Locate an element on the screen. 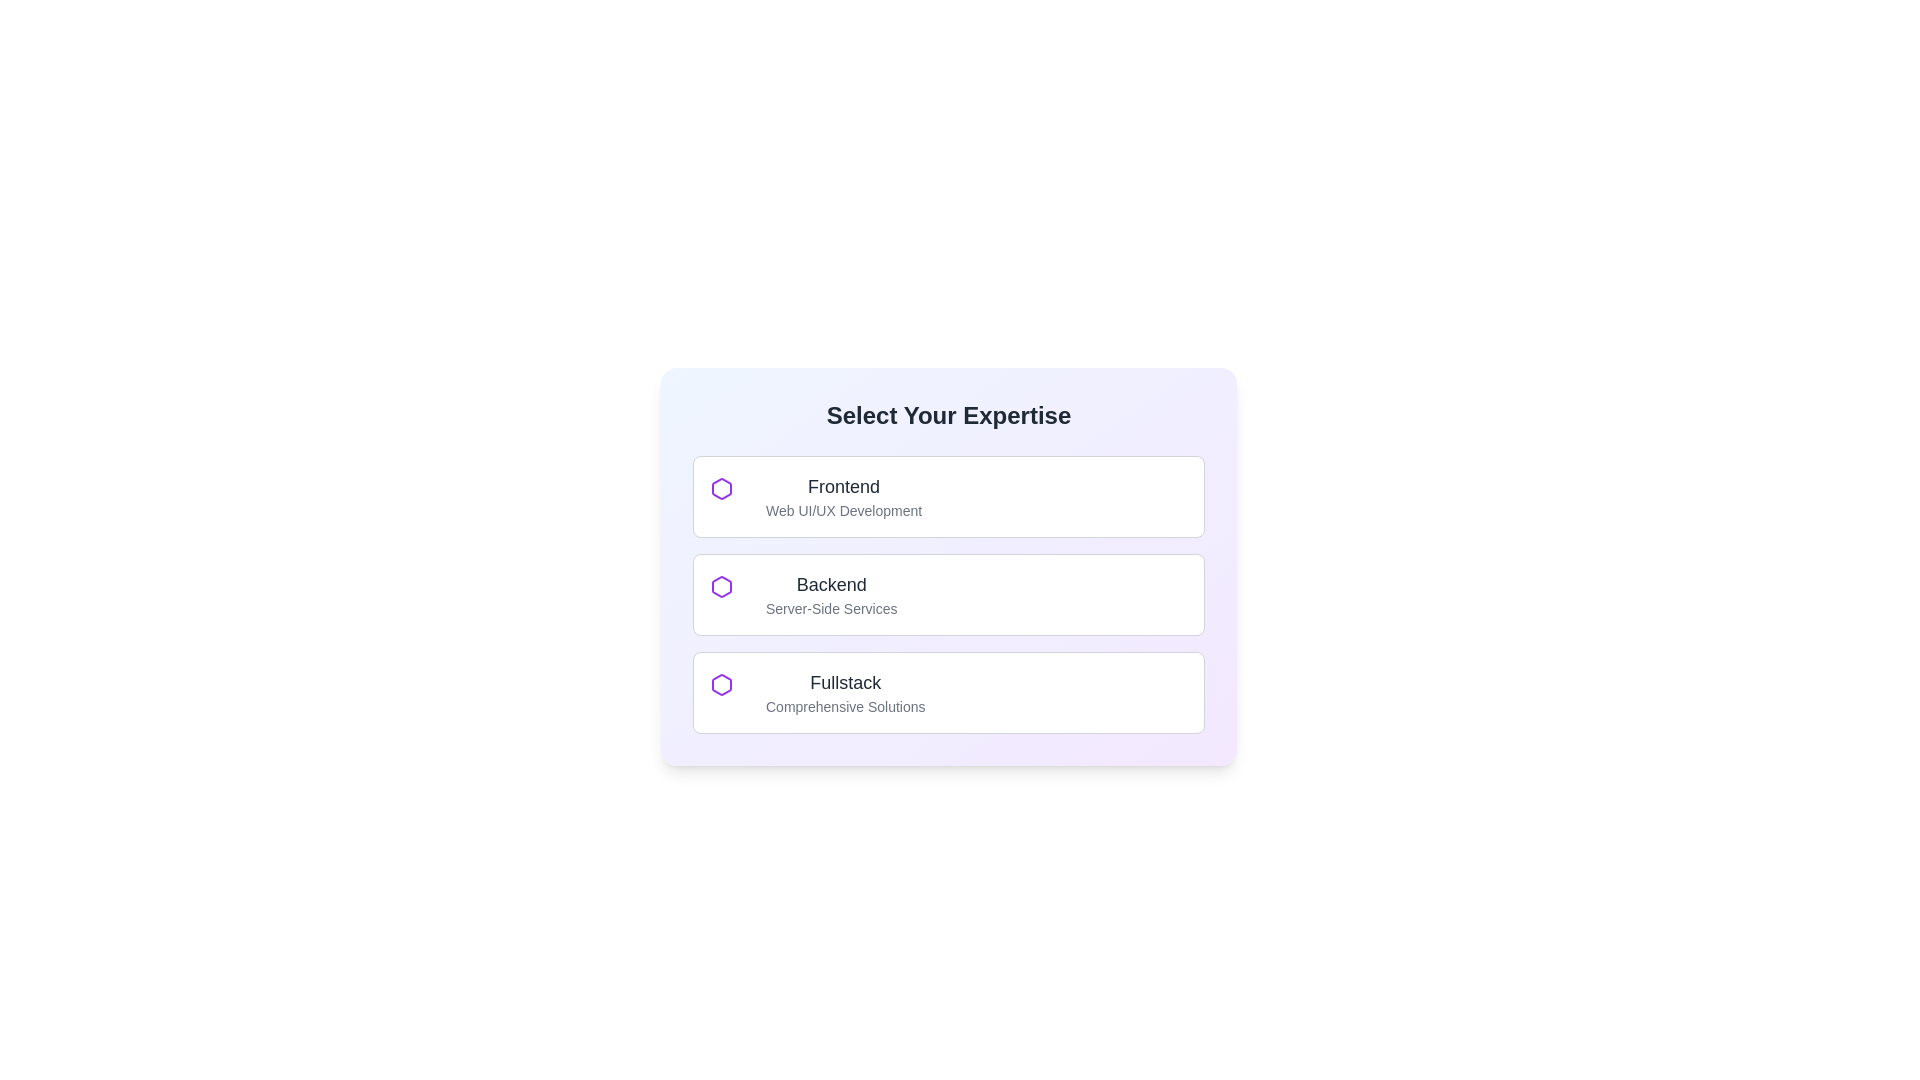 The height and width of the screenshot is (1080, 1920). the text label 'Comprehensive Solutions' which is rendered in a small, gray font, located under the 'Fullstack' option in the selection menu is located at coordinates (845, 705).